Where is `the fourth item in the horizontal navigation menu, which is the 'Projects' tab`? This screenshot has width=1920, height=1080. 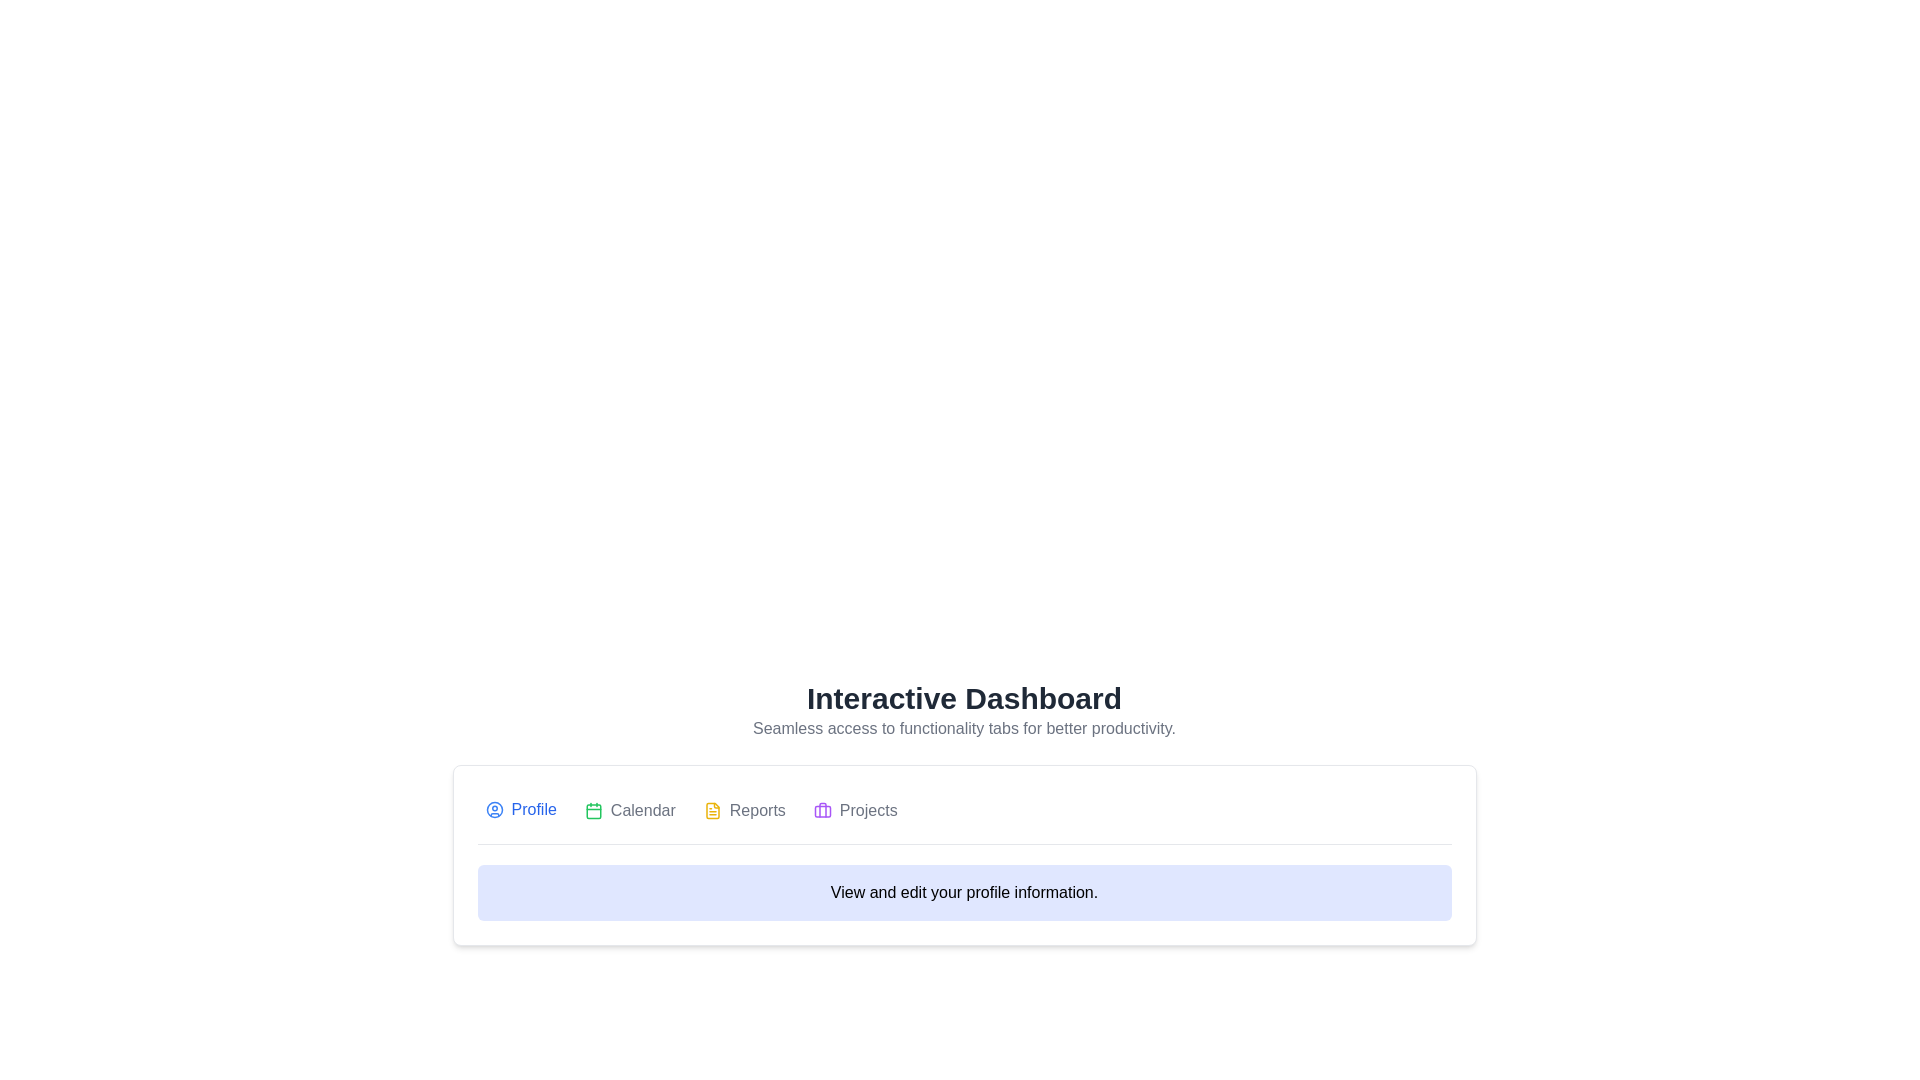
the fourth item in the horizontal navigation menu, which is the 'Projects' tab is located at coordinates (855, 810).